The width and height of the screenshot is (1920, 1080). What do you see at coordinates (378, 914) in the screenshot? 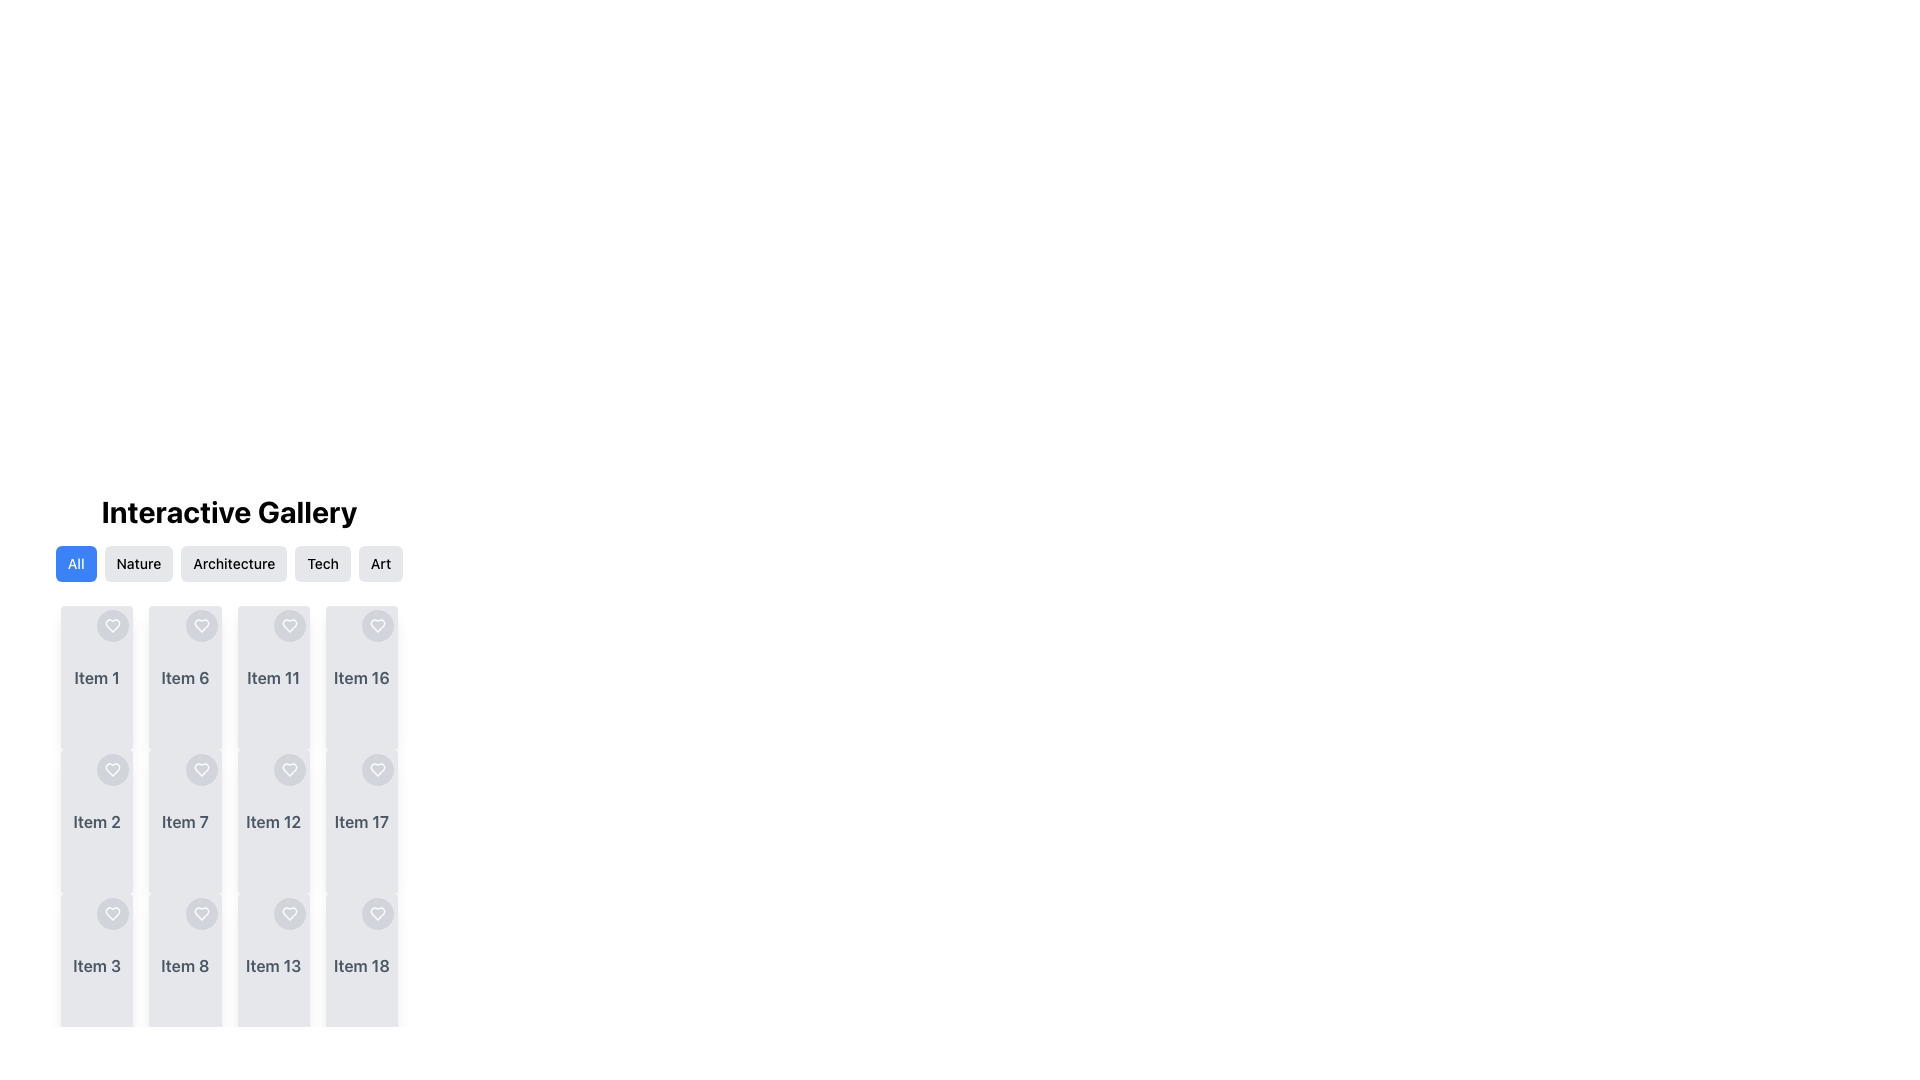
I see `on the heart-shaped icon representing the 'favorite' or 'like' action for Item 18 in the gallery, located in the fourth column of the grid layout` at bounding box center [378, 914].